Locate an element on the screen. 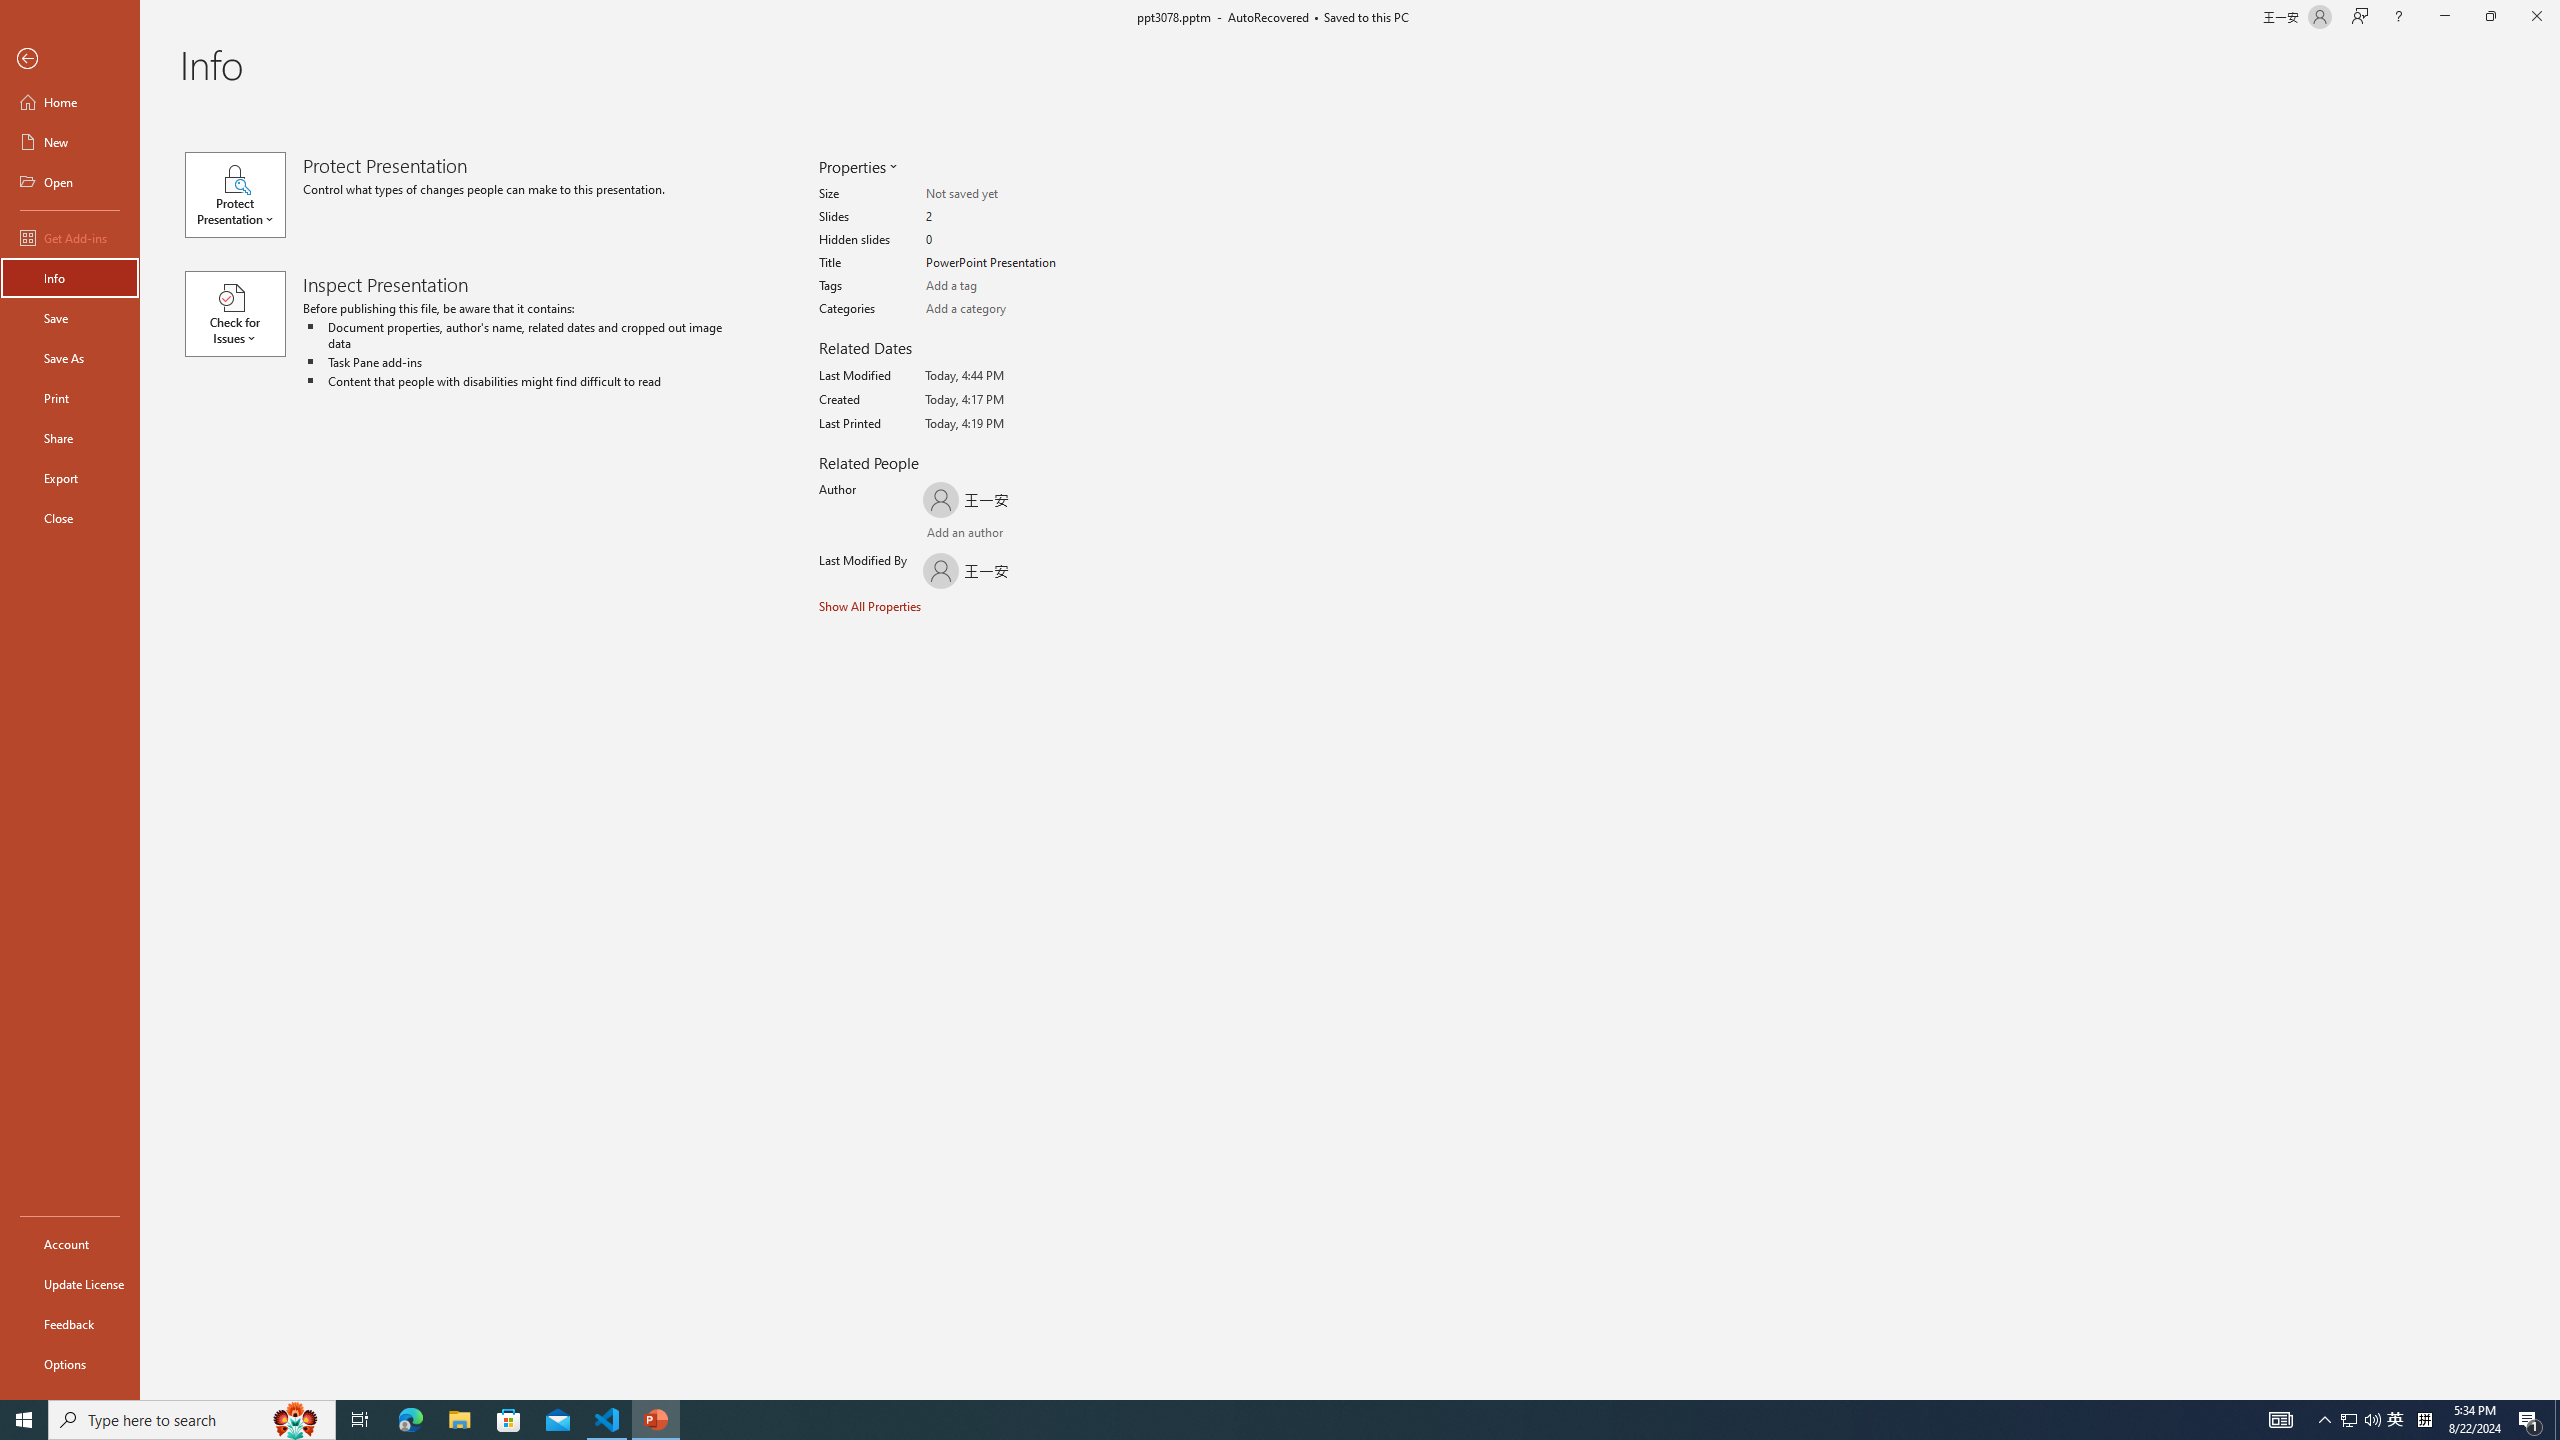  'New' is located at coordinates (69, 141).